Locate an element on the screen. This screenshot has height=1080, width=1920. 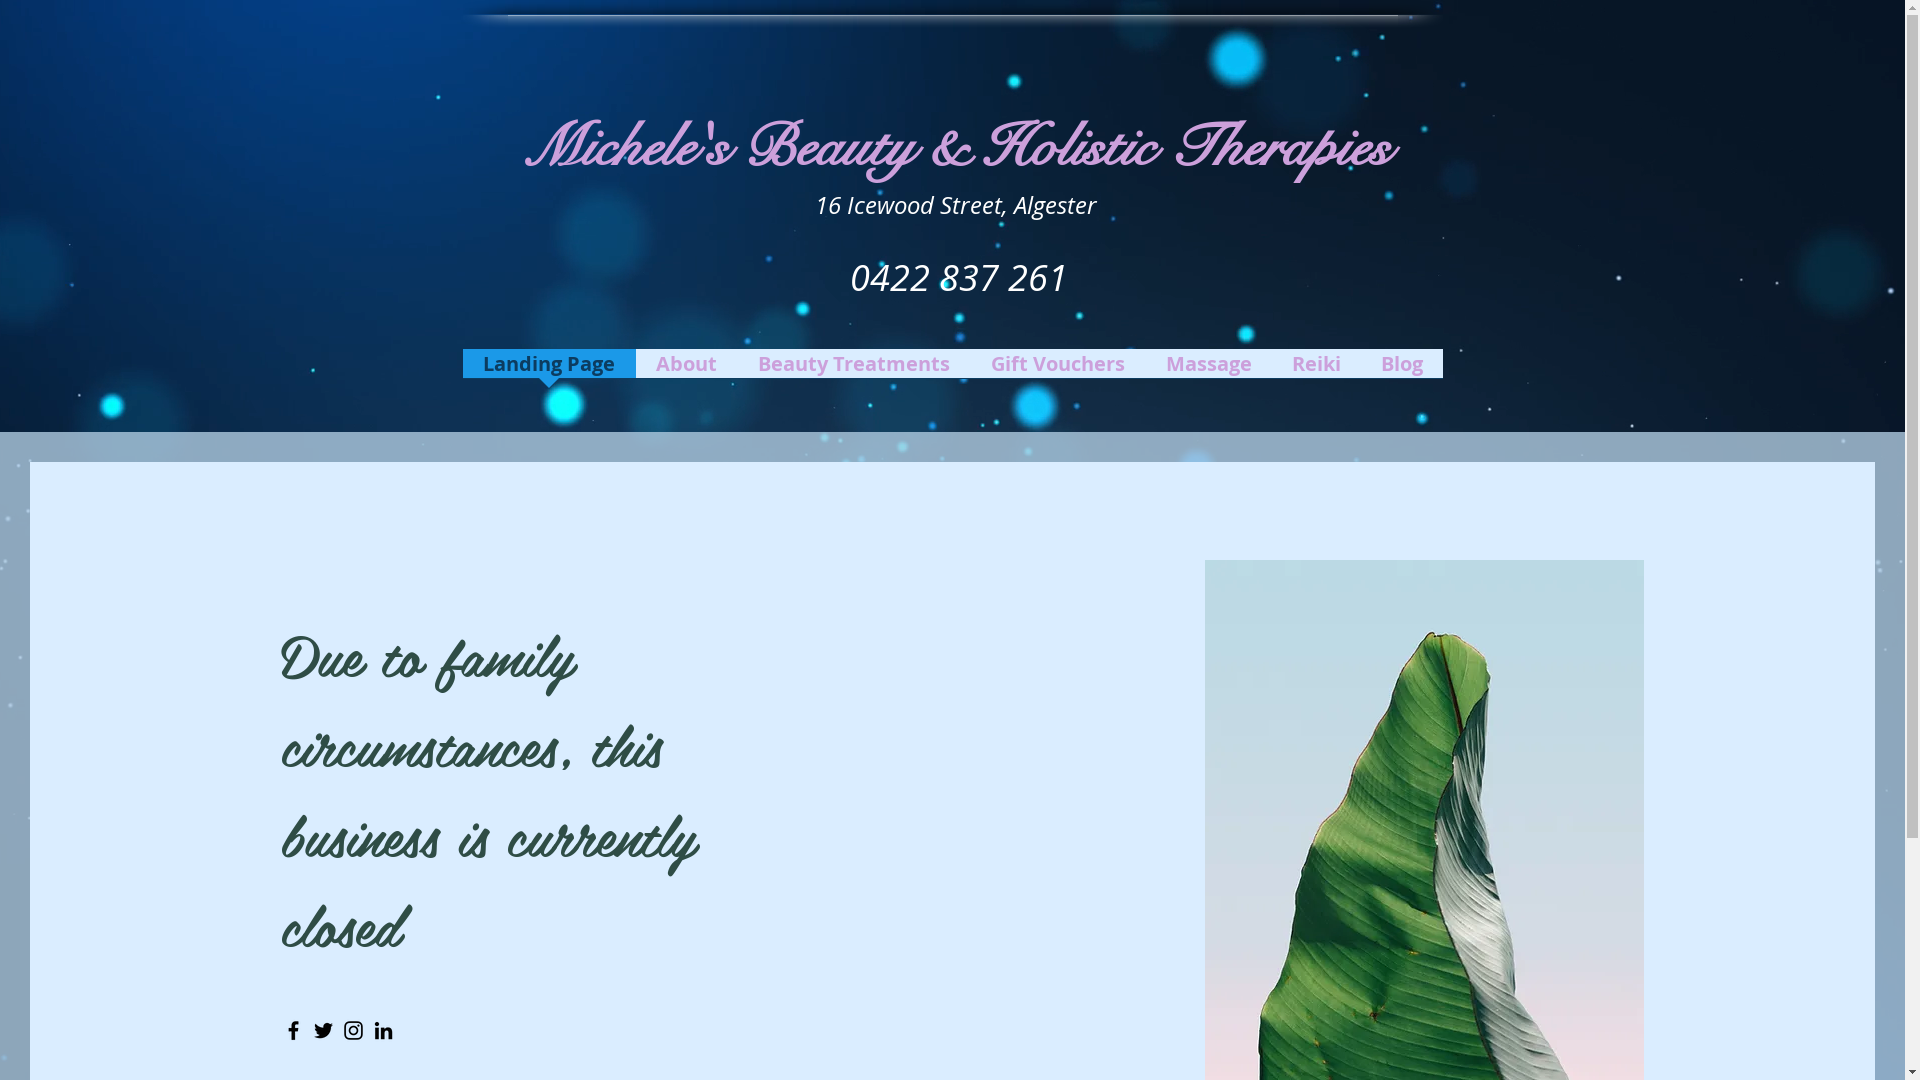
'Gift Vouchers' is located at coordinates (1056, 370).